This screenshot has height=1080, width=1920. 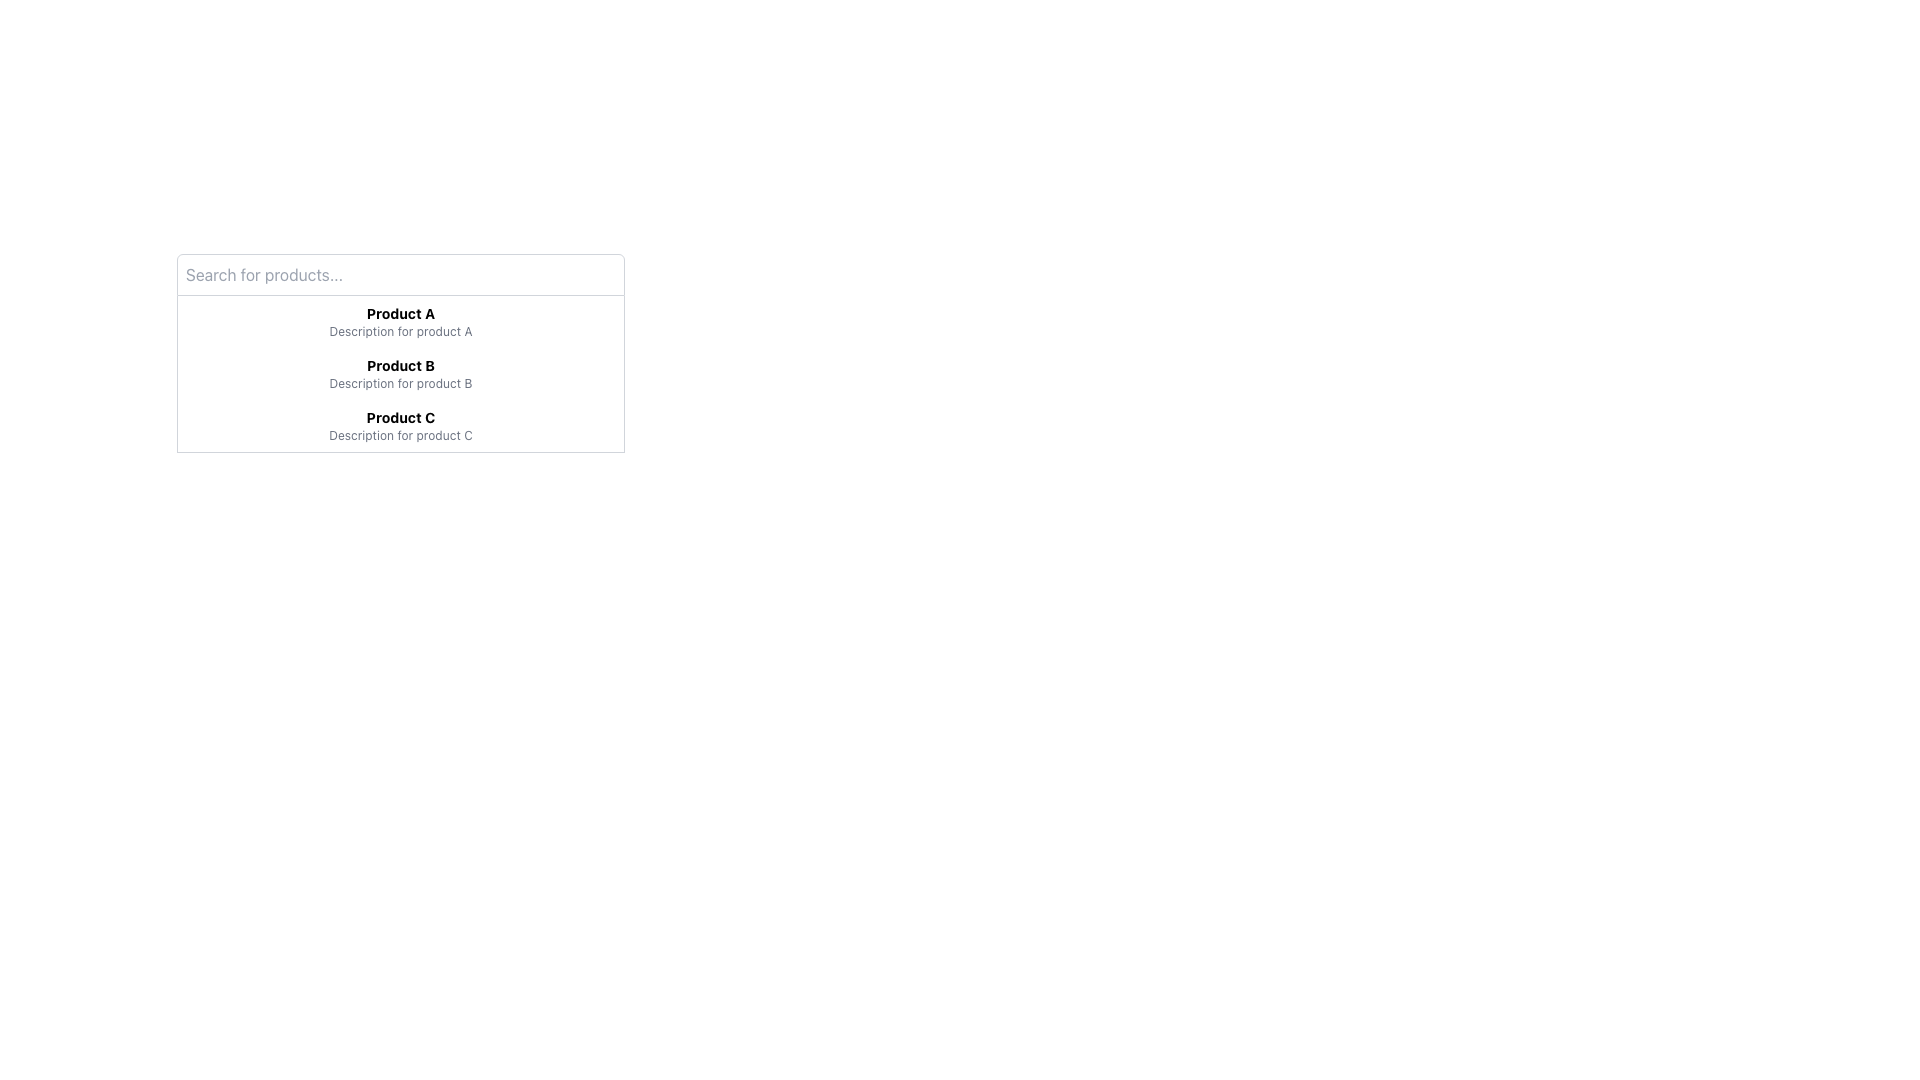 I want to click on the highlighted entry 'Product B' in the suggestion list below the search box titled 'Search for products...', so click(x=400, y=374).